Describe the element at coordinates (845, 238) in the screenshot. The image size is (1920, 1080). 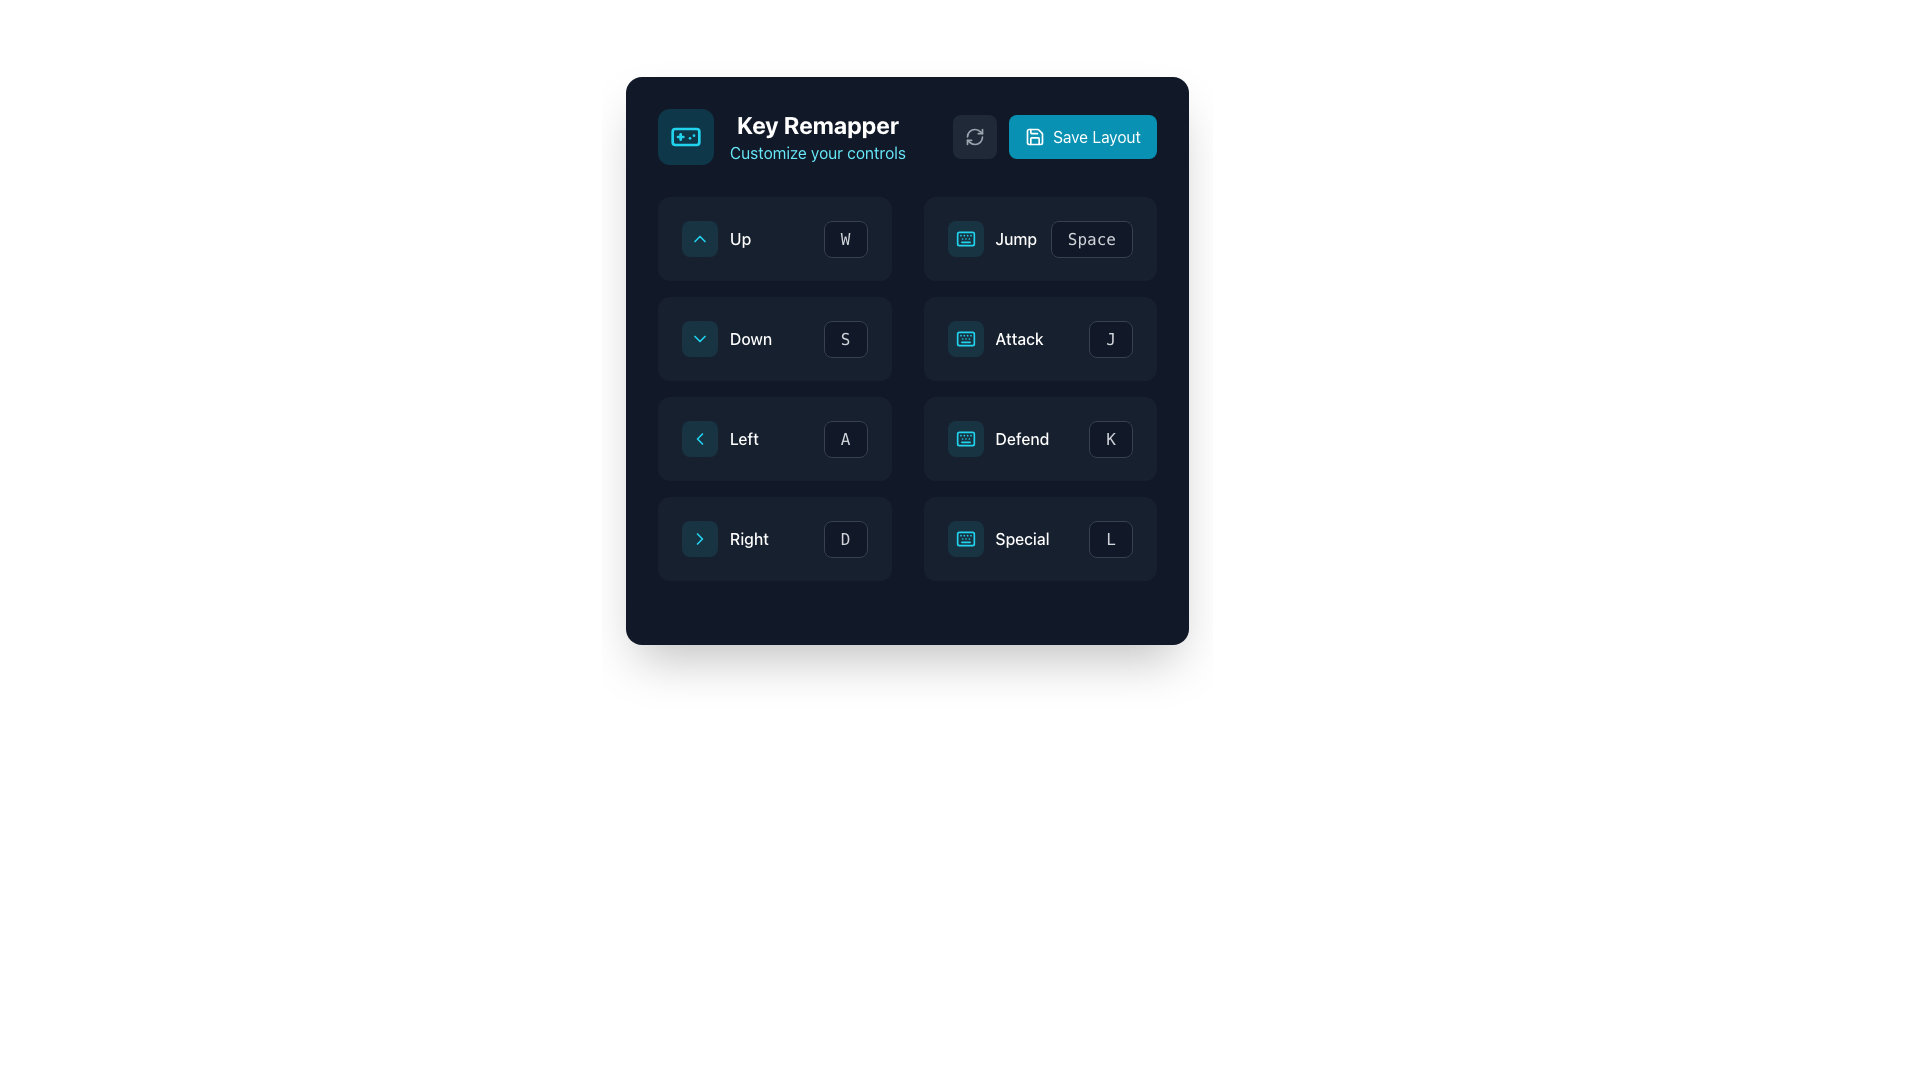
I see `the key label displaying the letter 'W', which is located inside a rounded rectangular button with a dark-gray background and lighter-gray border, positioned in the first column and second row of the key remapping interface` at that location.